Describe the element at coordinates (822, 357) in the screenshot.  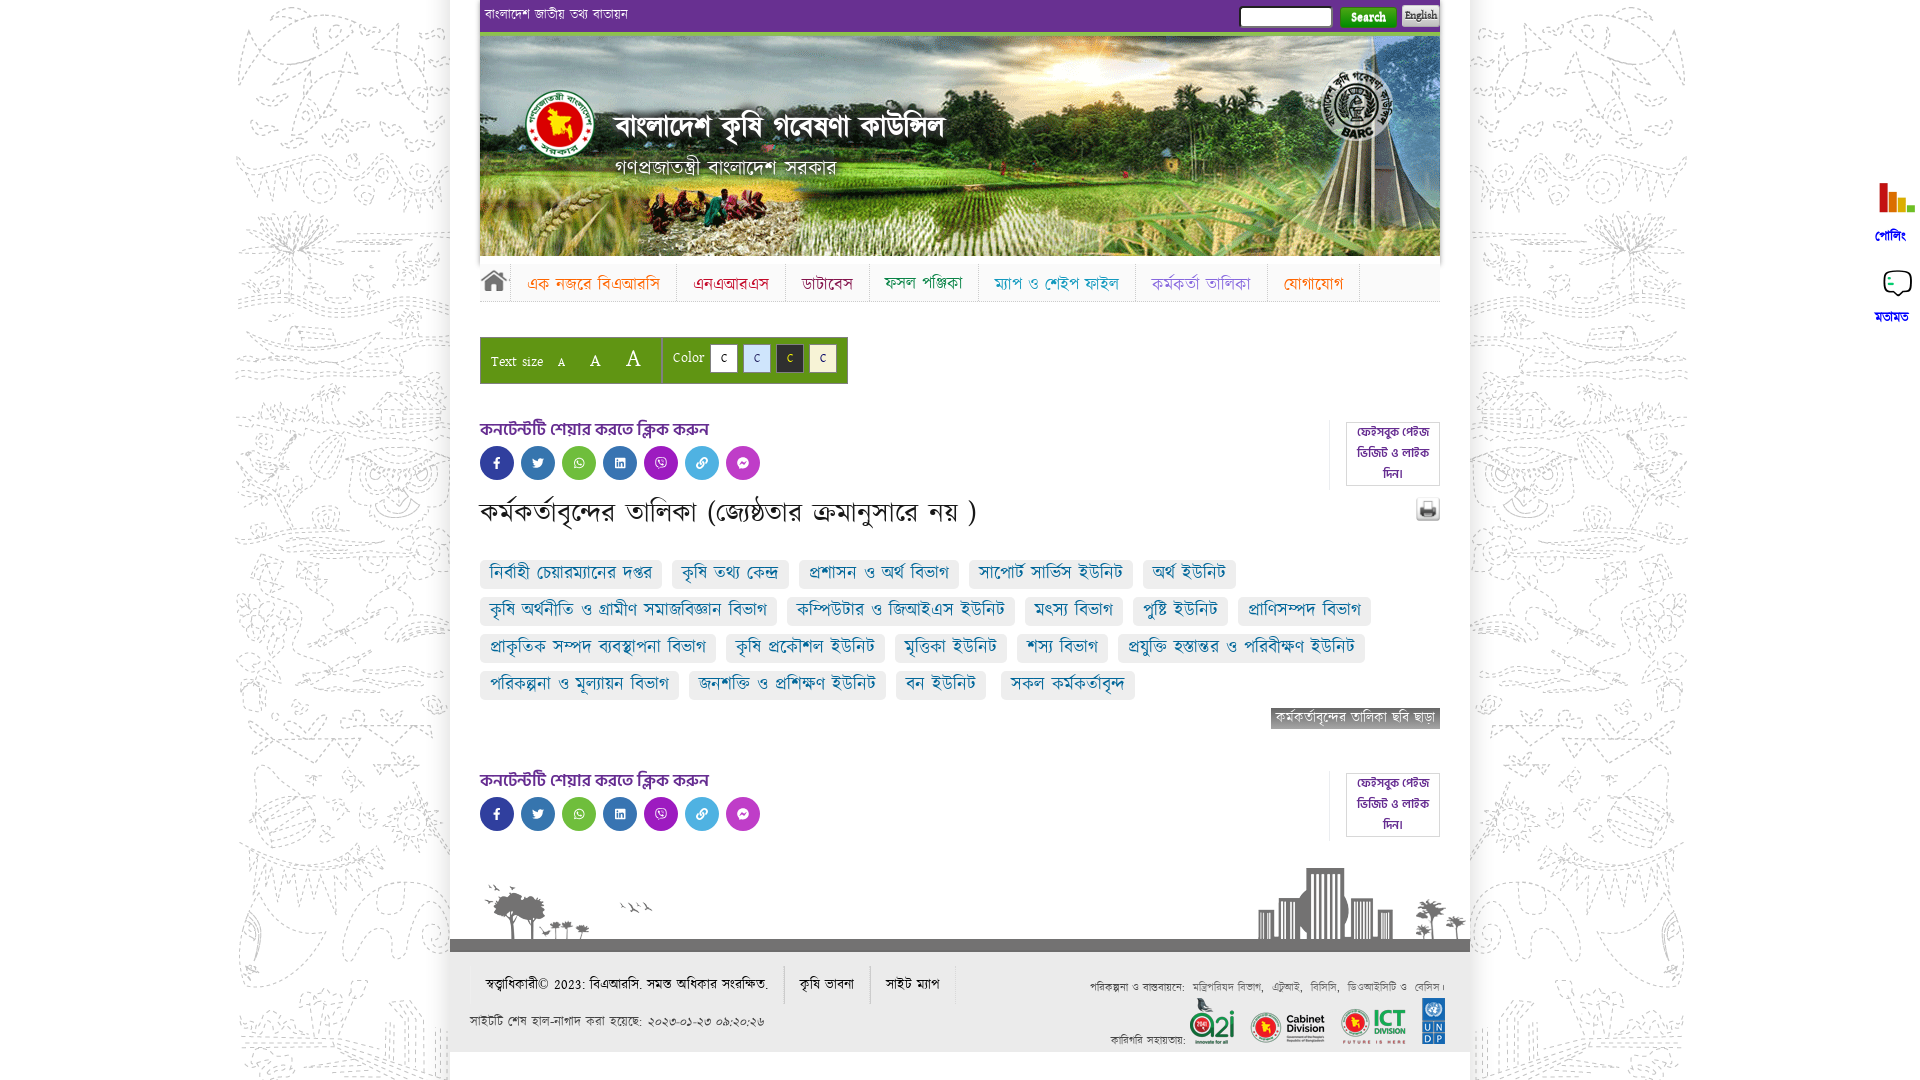
I see `'C'` at that location.